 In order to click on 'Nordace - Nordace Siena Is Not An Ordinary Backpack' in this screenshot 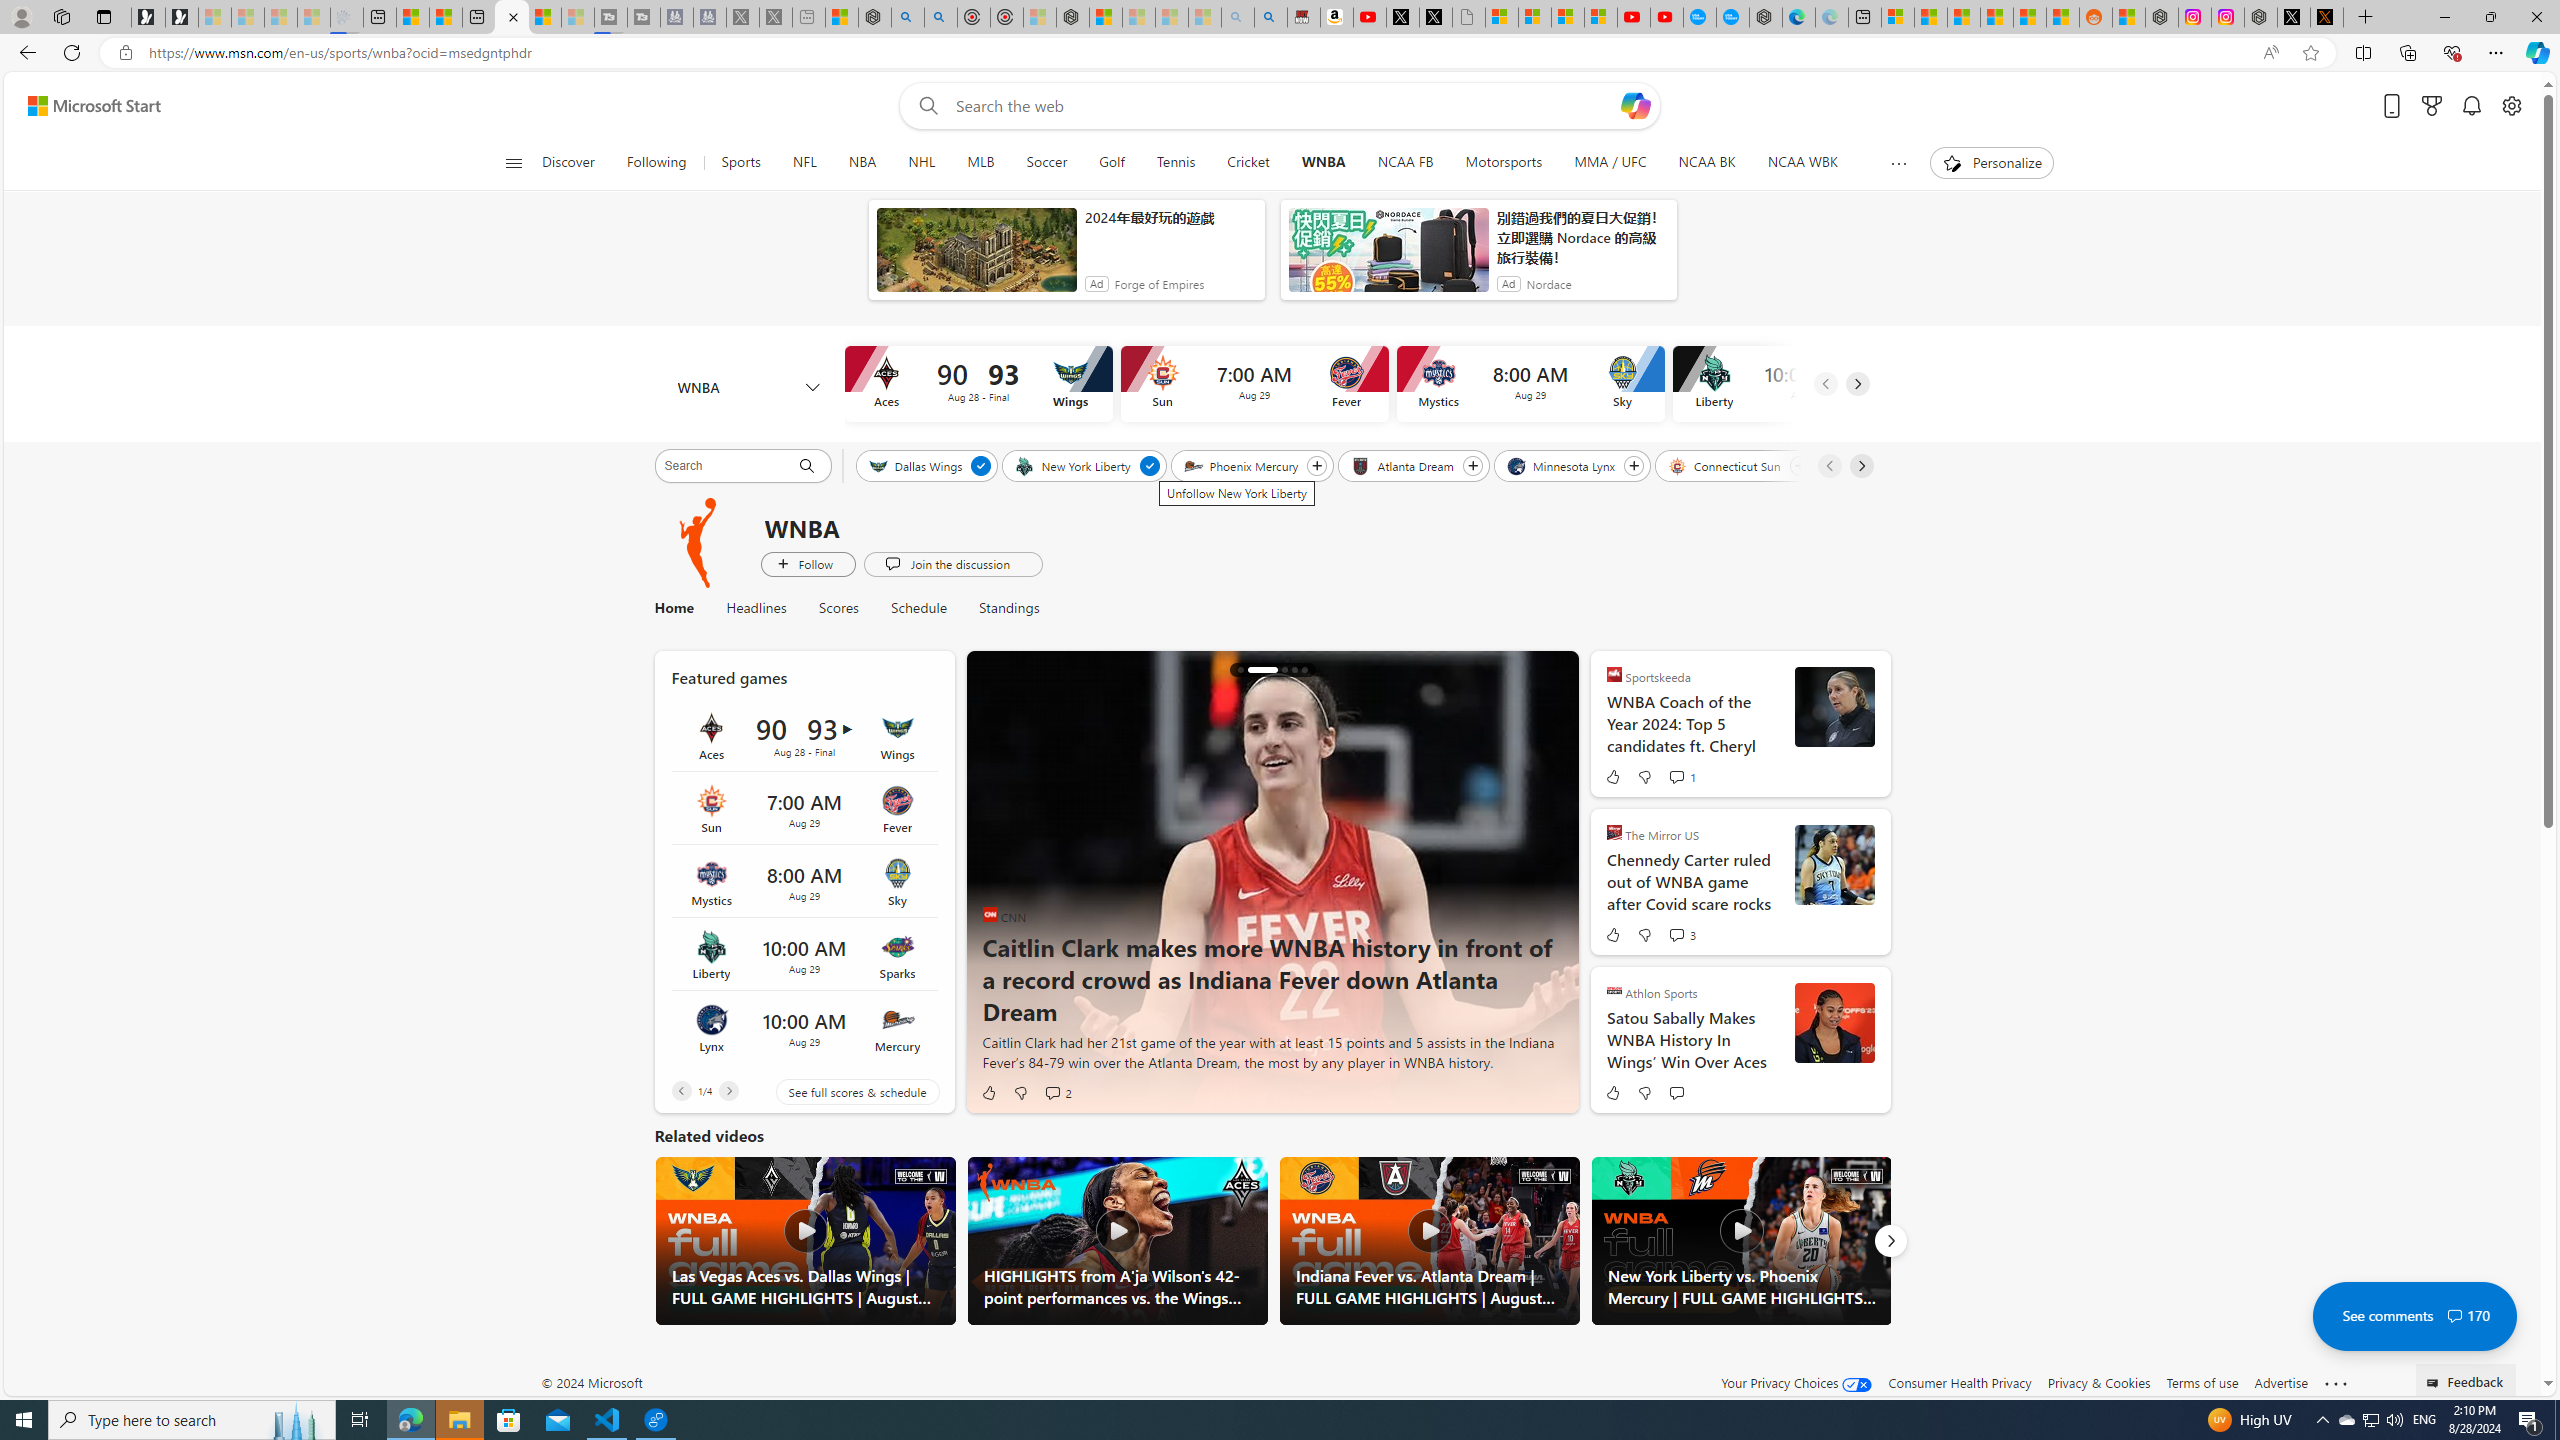, I will do `click(1072, 16)`.